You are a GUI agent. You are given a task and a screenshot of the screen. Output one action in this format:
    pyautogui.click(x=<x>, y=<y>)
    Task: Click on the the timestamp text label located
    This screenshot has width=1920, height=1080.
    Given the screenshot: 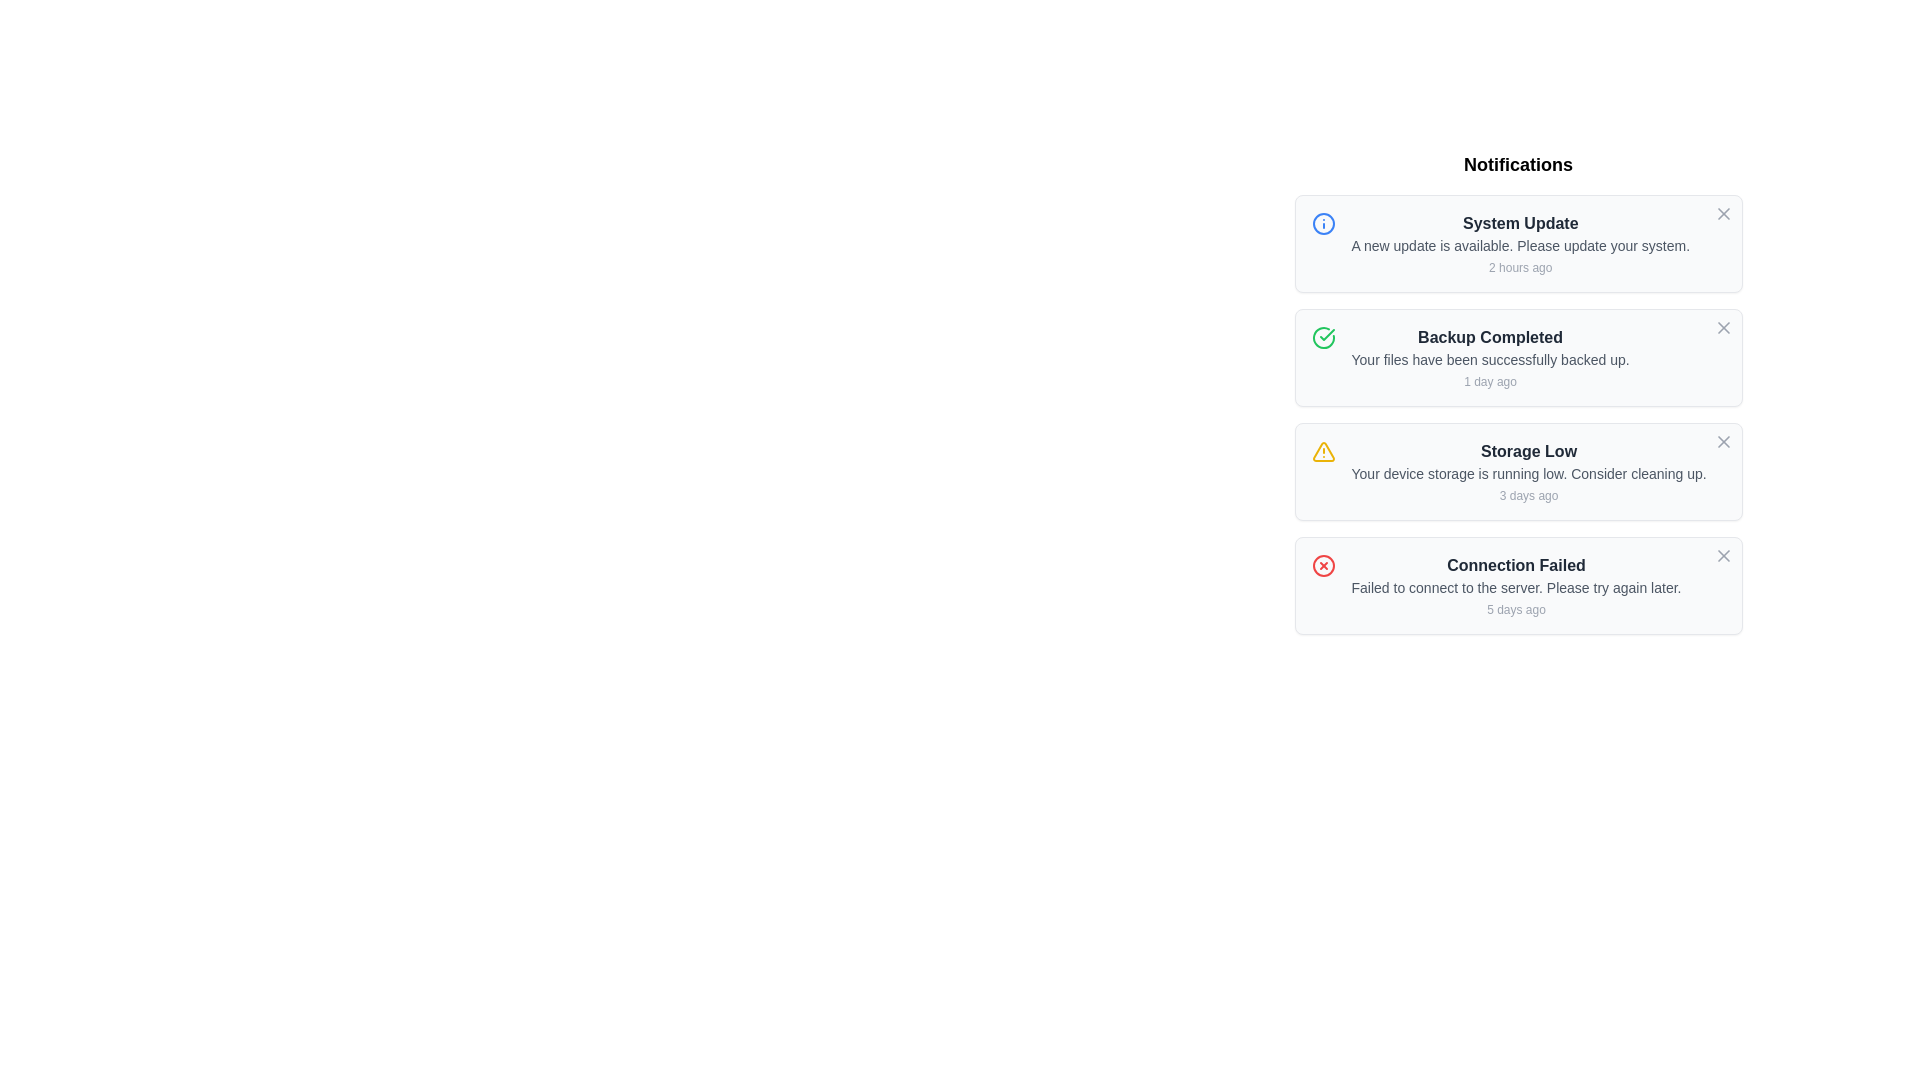 What is the action you would take?
    pyautogui.click(x=1516, y=608)
    